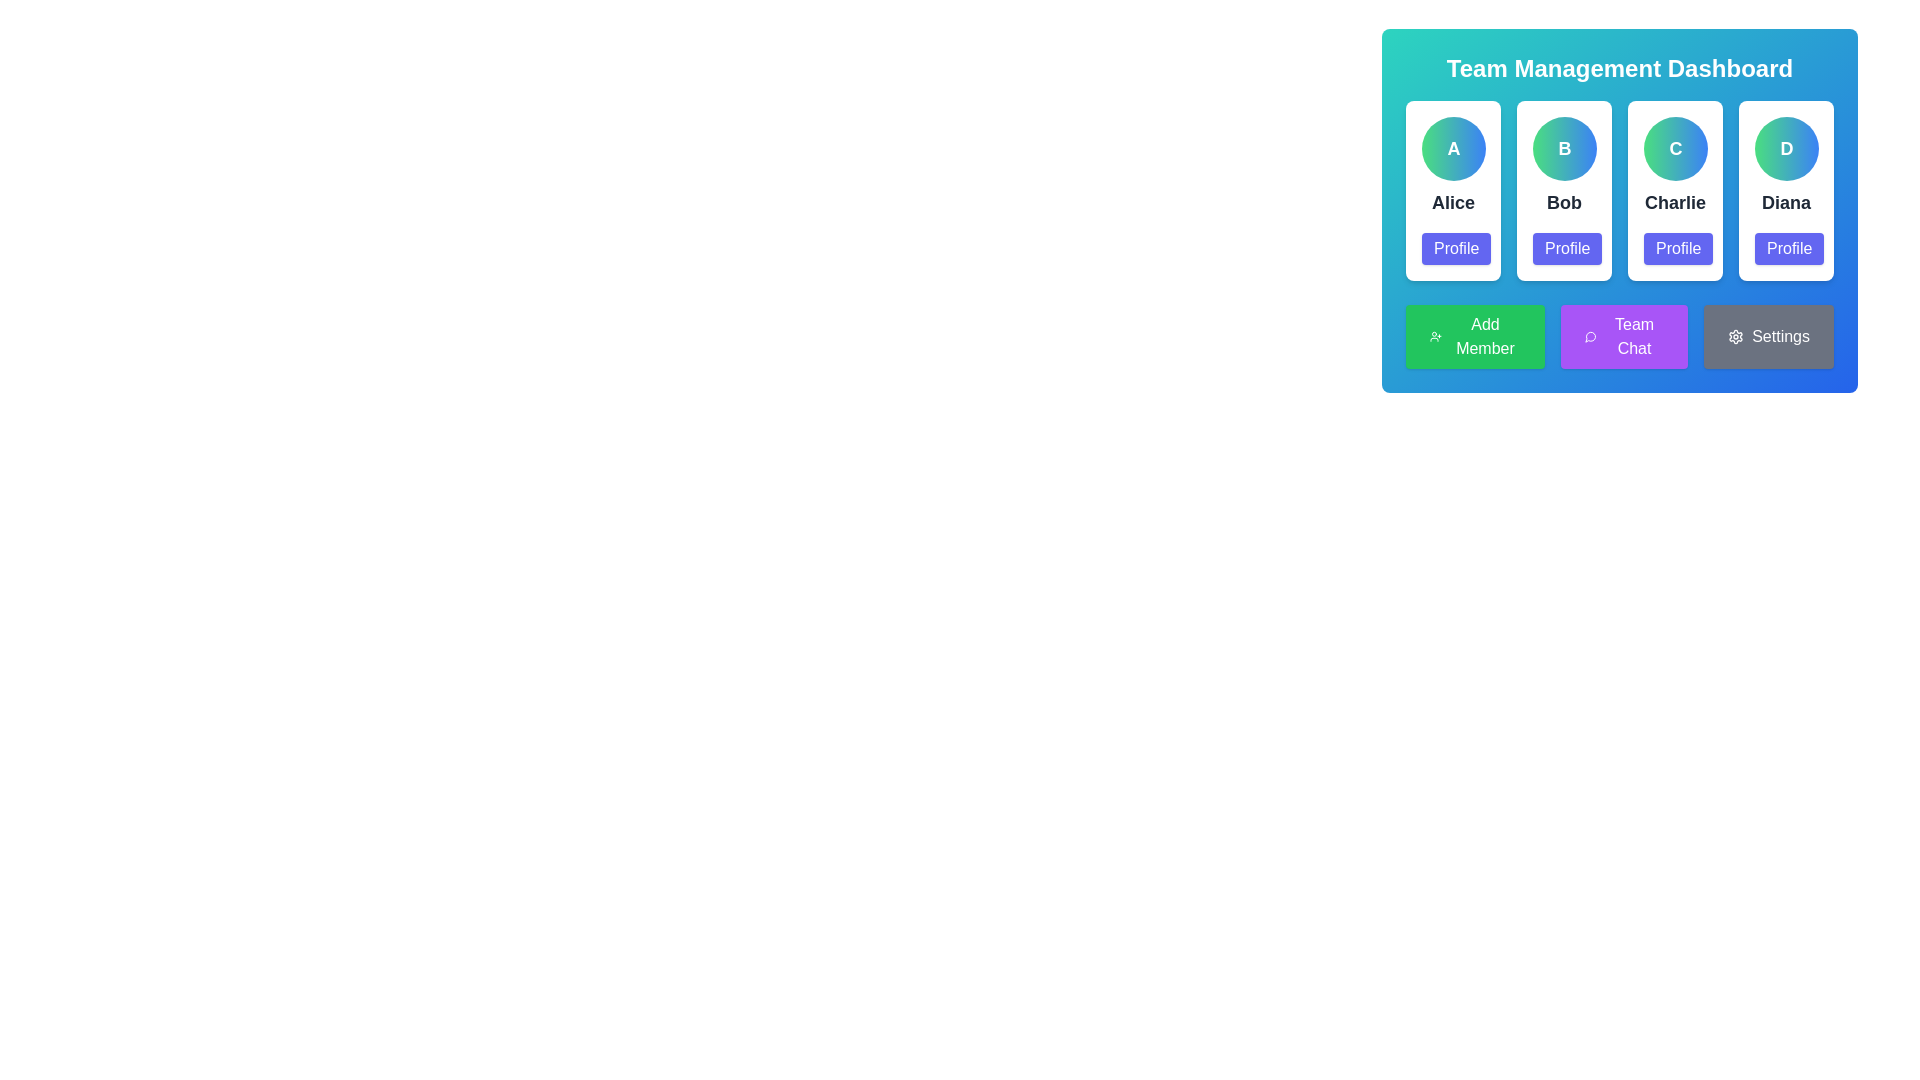 The height and width of the screenshot is (1080, 1920). I want to click on the Circular Icon or Badge representing the initial 'C' for Charlie, located above the name label 'Charlie', so click(1675, 148).